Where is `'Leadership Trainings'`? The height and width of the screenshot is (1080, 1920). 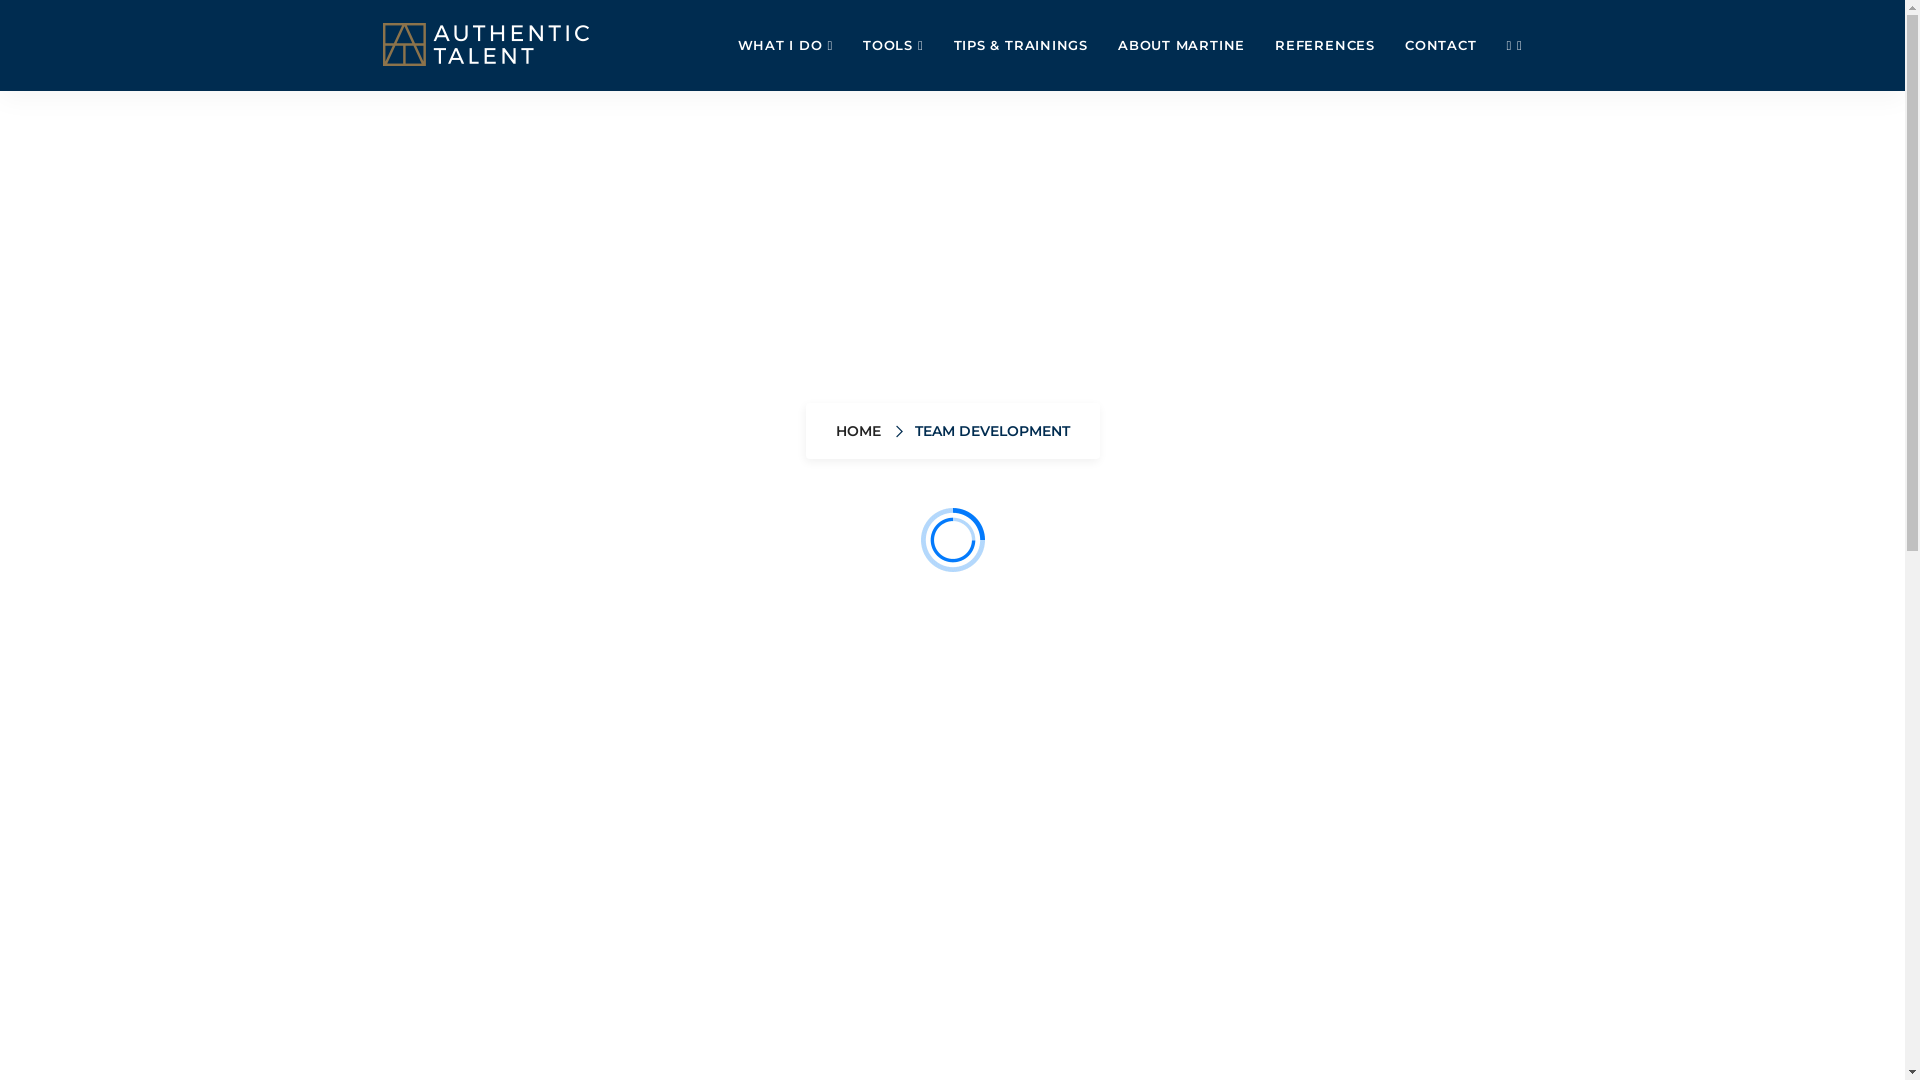 'Leadership Trainings' is located at coordinates (1163, 721).